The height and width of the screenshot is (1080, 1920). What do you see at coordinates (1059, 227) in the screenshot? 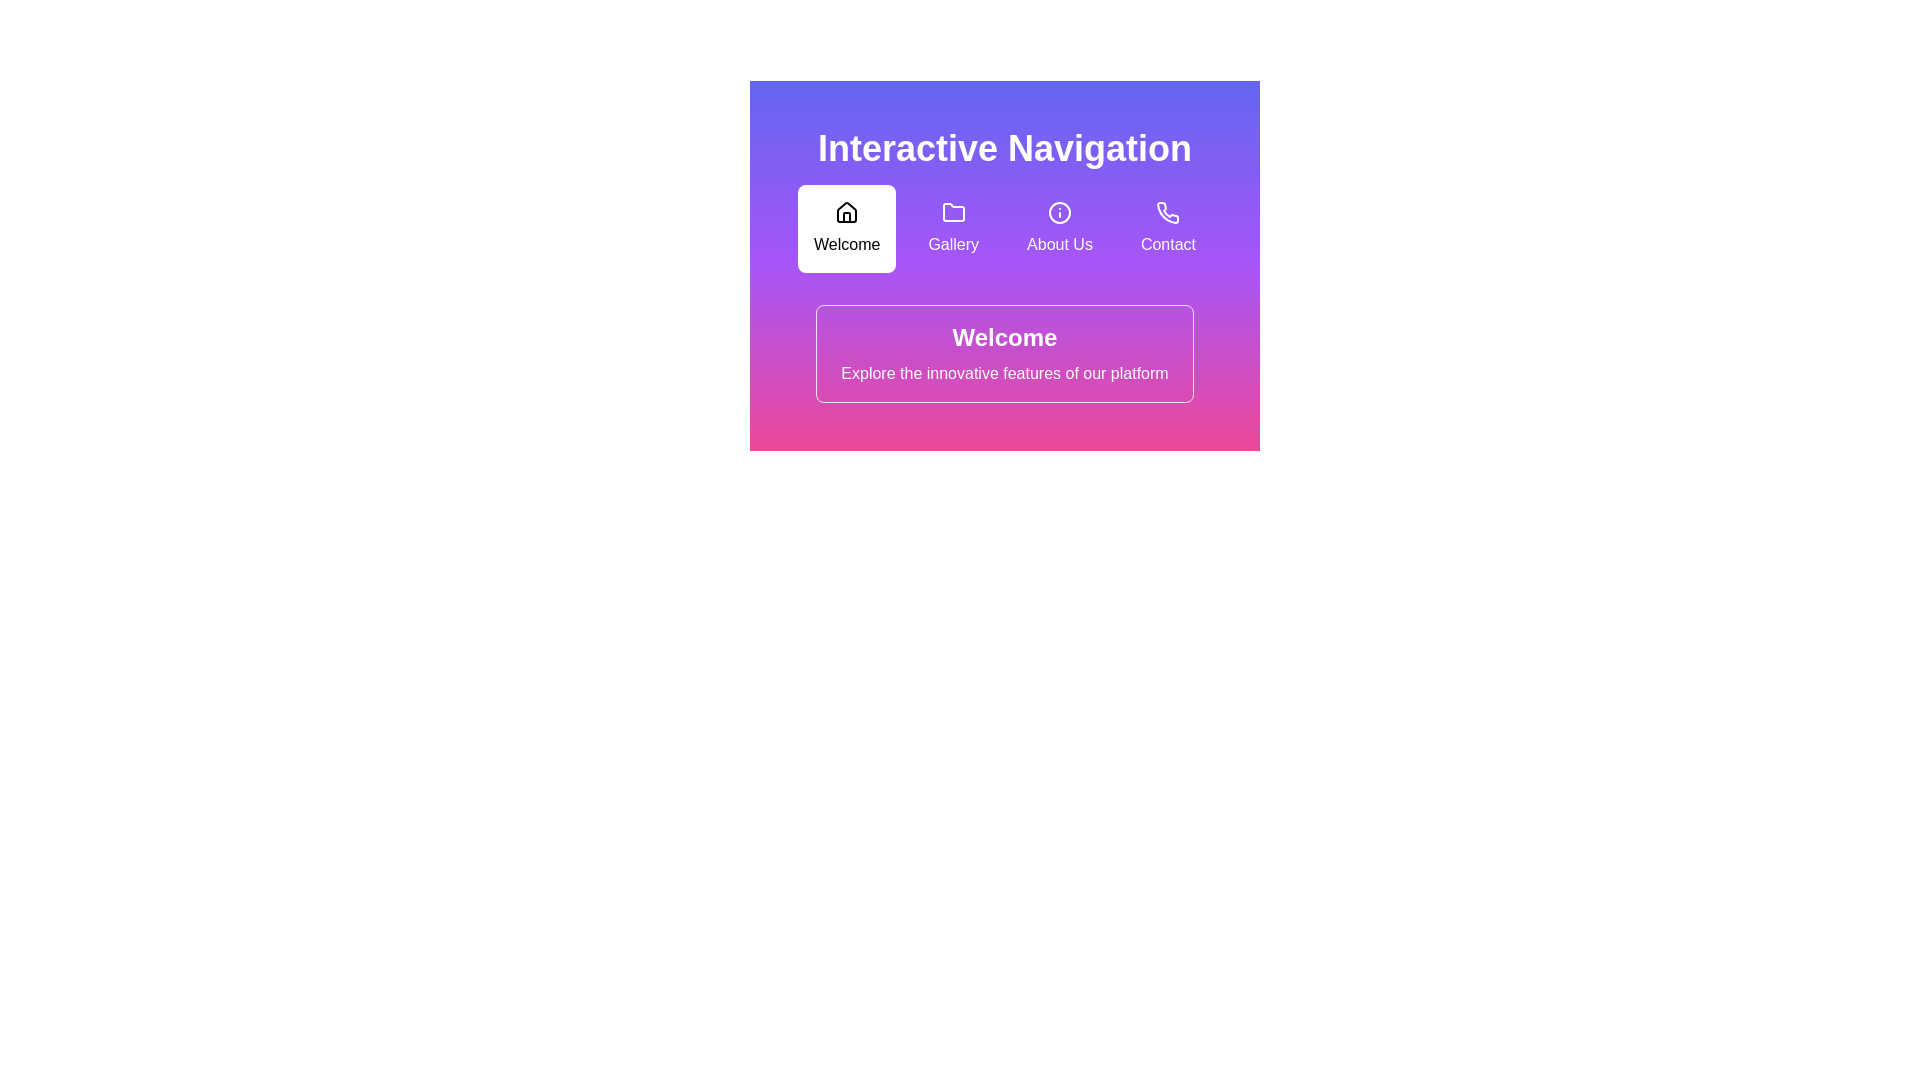
I see `the 'About Us' navigational button, which is the third button in a horizontal row under the title 'Interactive Navigation'` at bounding box center [1059, 227].